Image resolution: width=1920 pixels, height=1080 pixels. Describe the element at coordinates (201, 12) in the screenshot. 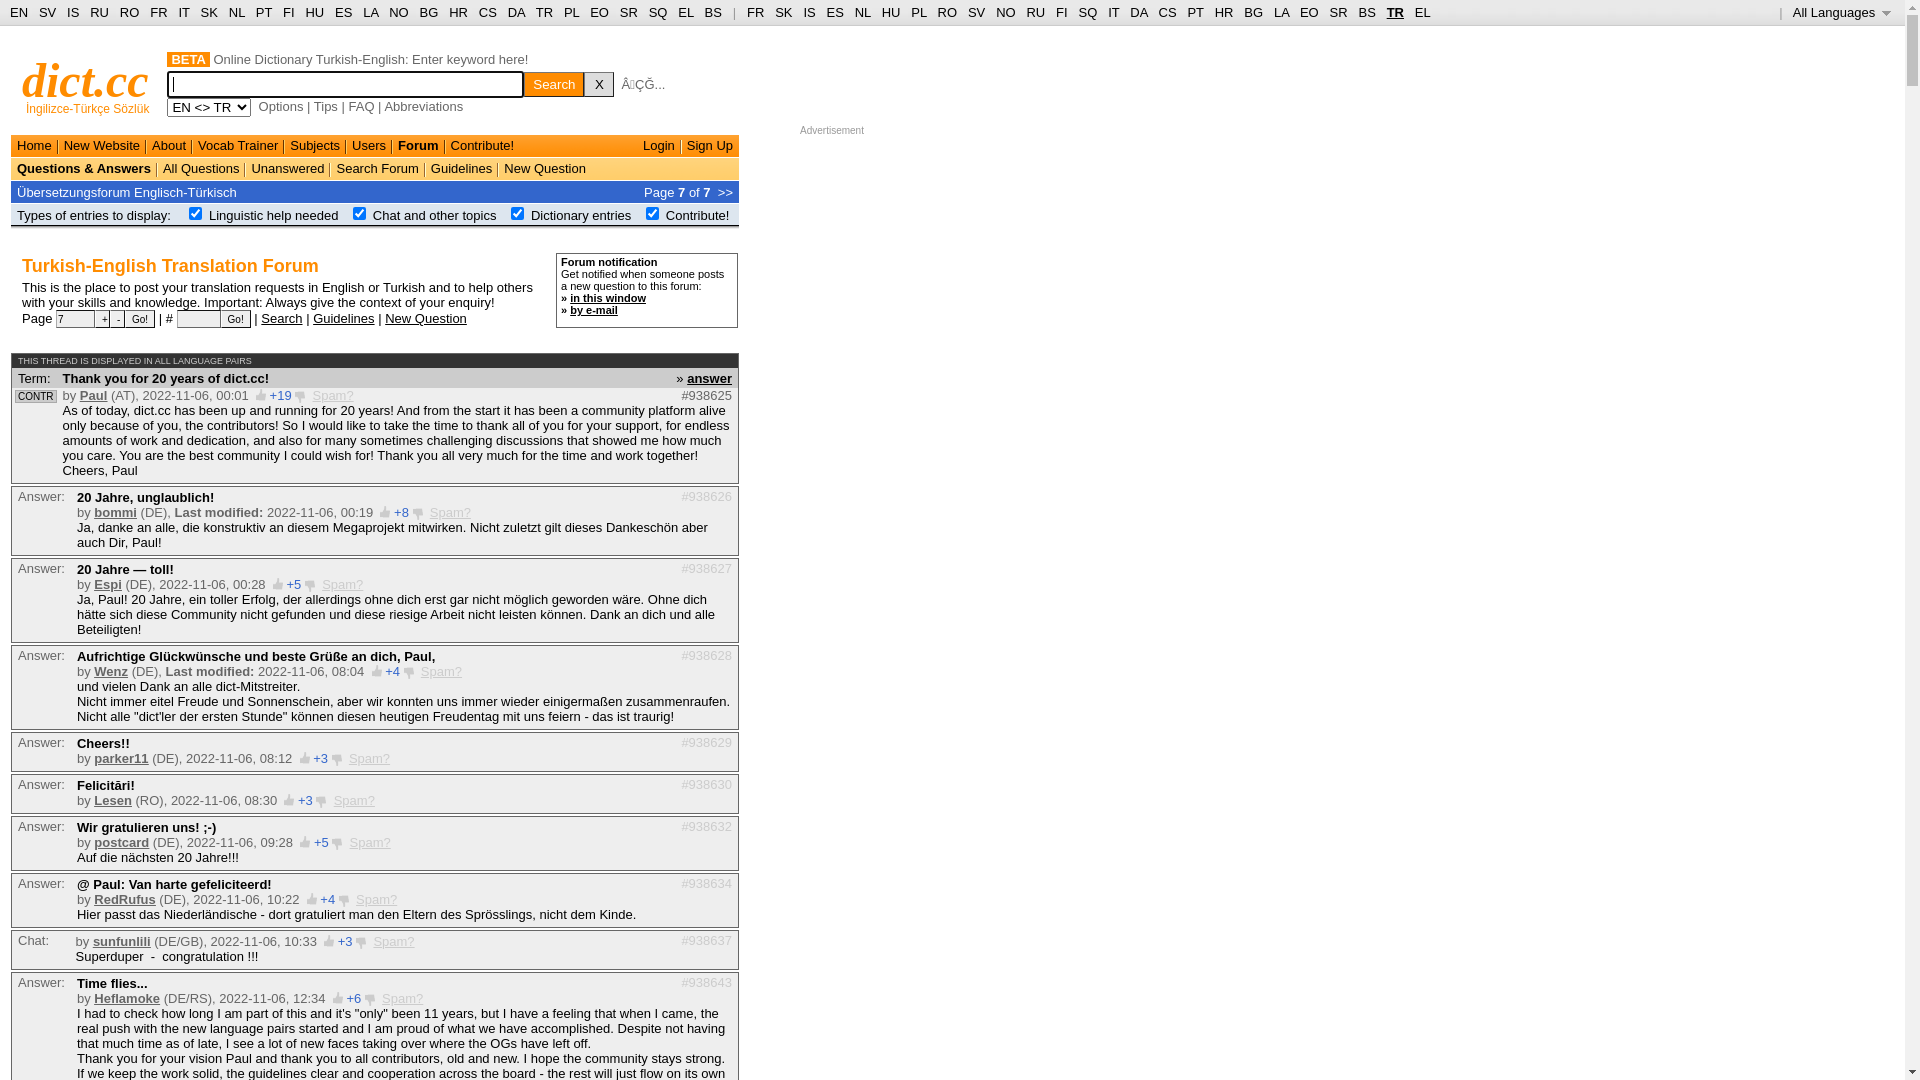

I see `'SK'` at that location.